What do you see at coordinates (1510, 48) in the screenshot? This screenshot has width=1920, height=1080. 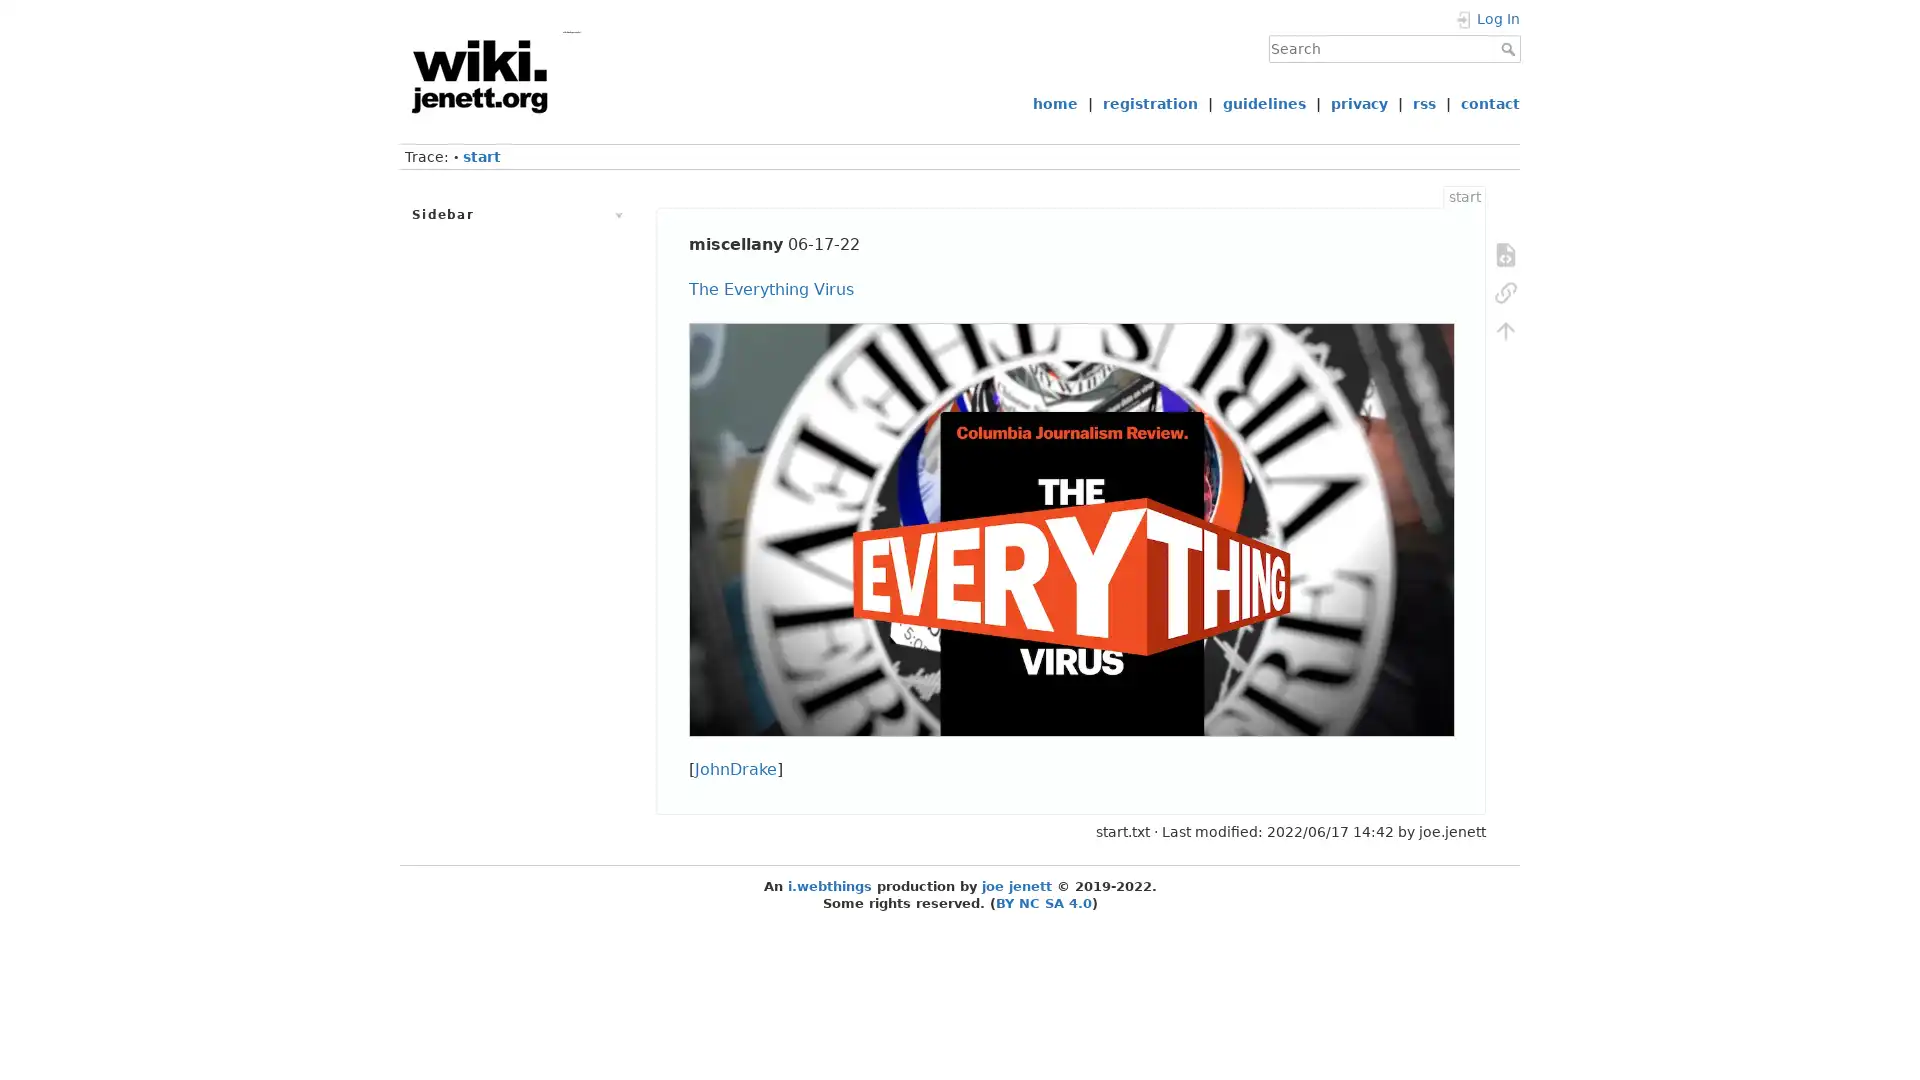 I see `Search` at bounding box center [1510, 48].